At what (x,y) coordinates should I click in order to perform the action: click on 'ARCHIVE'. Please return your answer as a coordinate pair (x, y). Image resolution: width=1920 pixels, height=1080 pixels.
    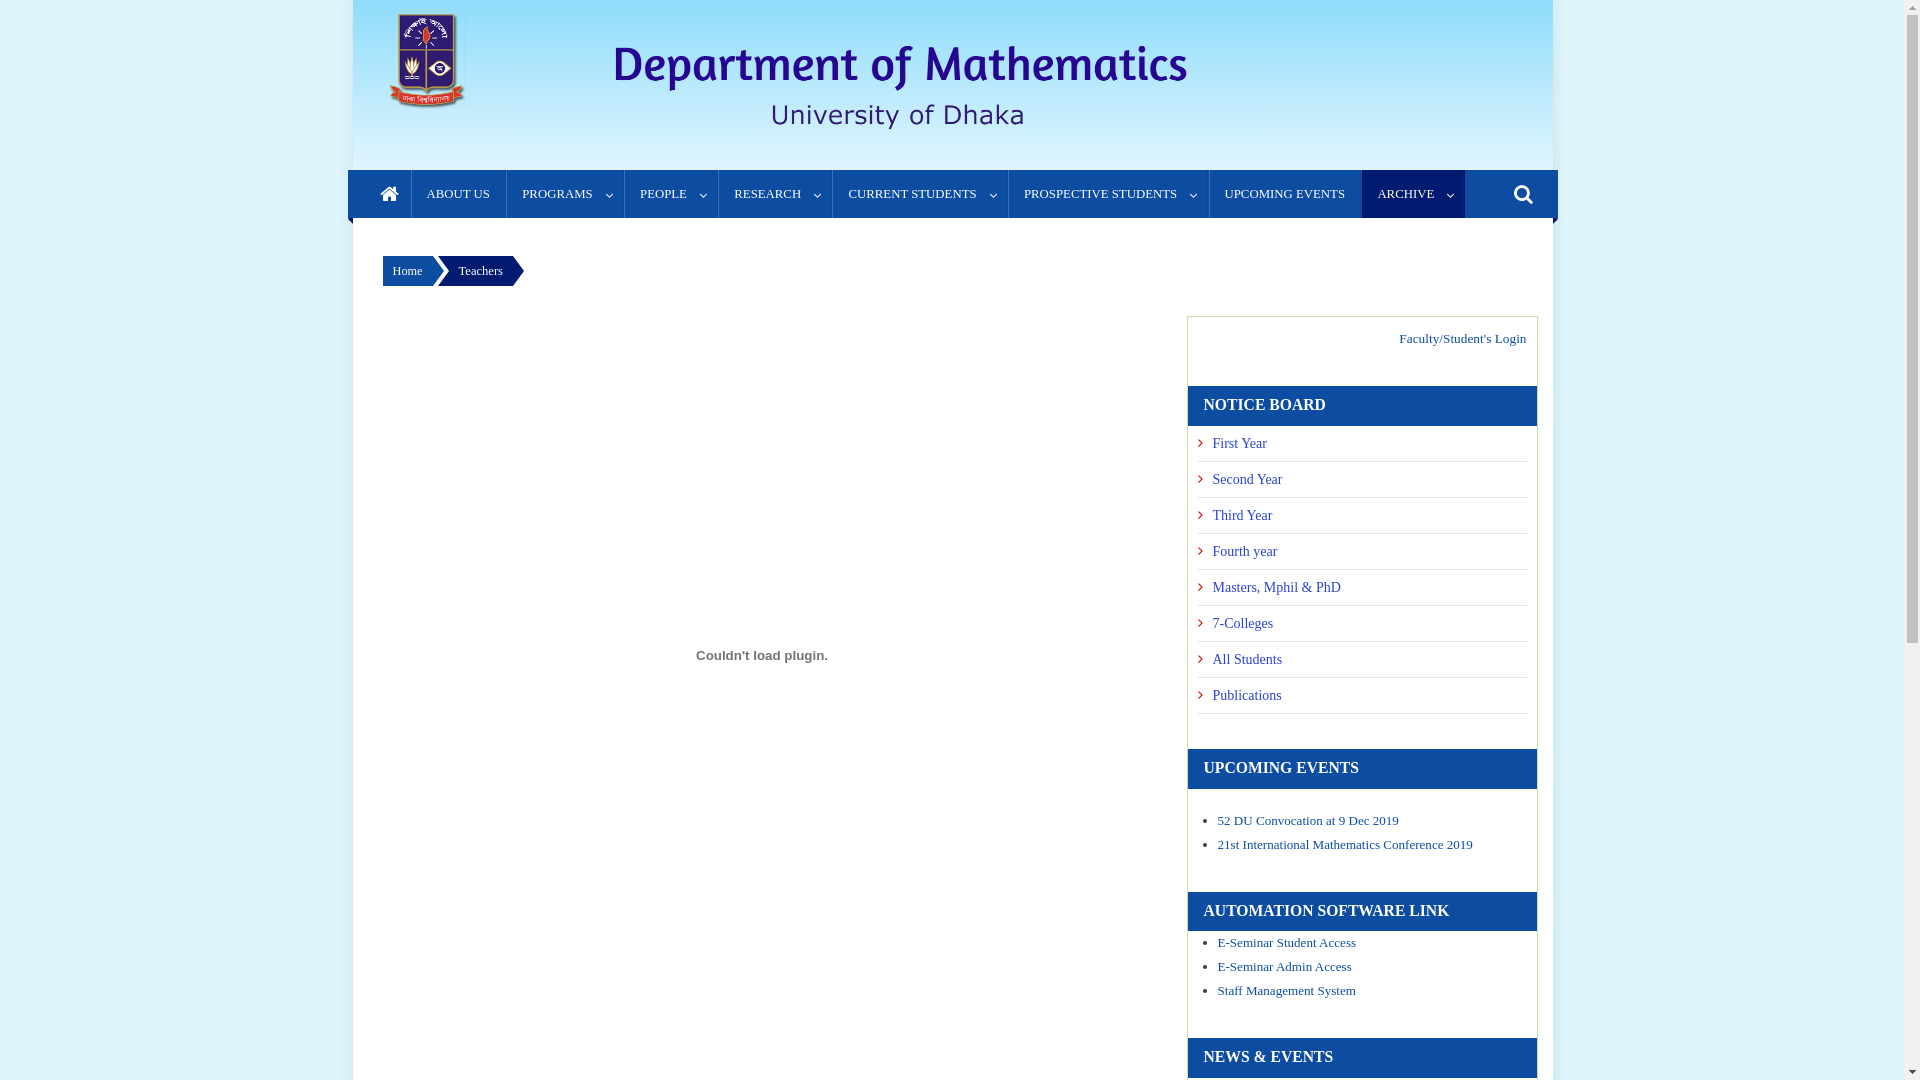
    Looking at the image, I should click on (1411, 193).